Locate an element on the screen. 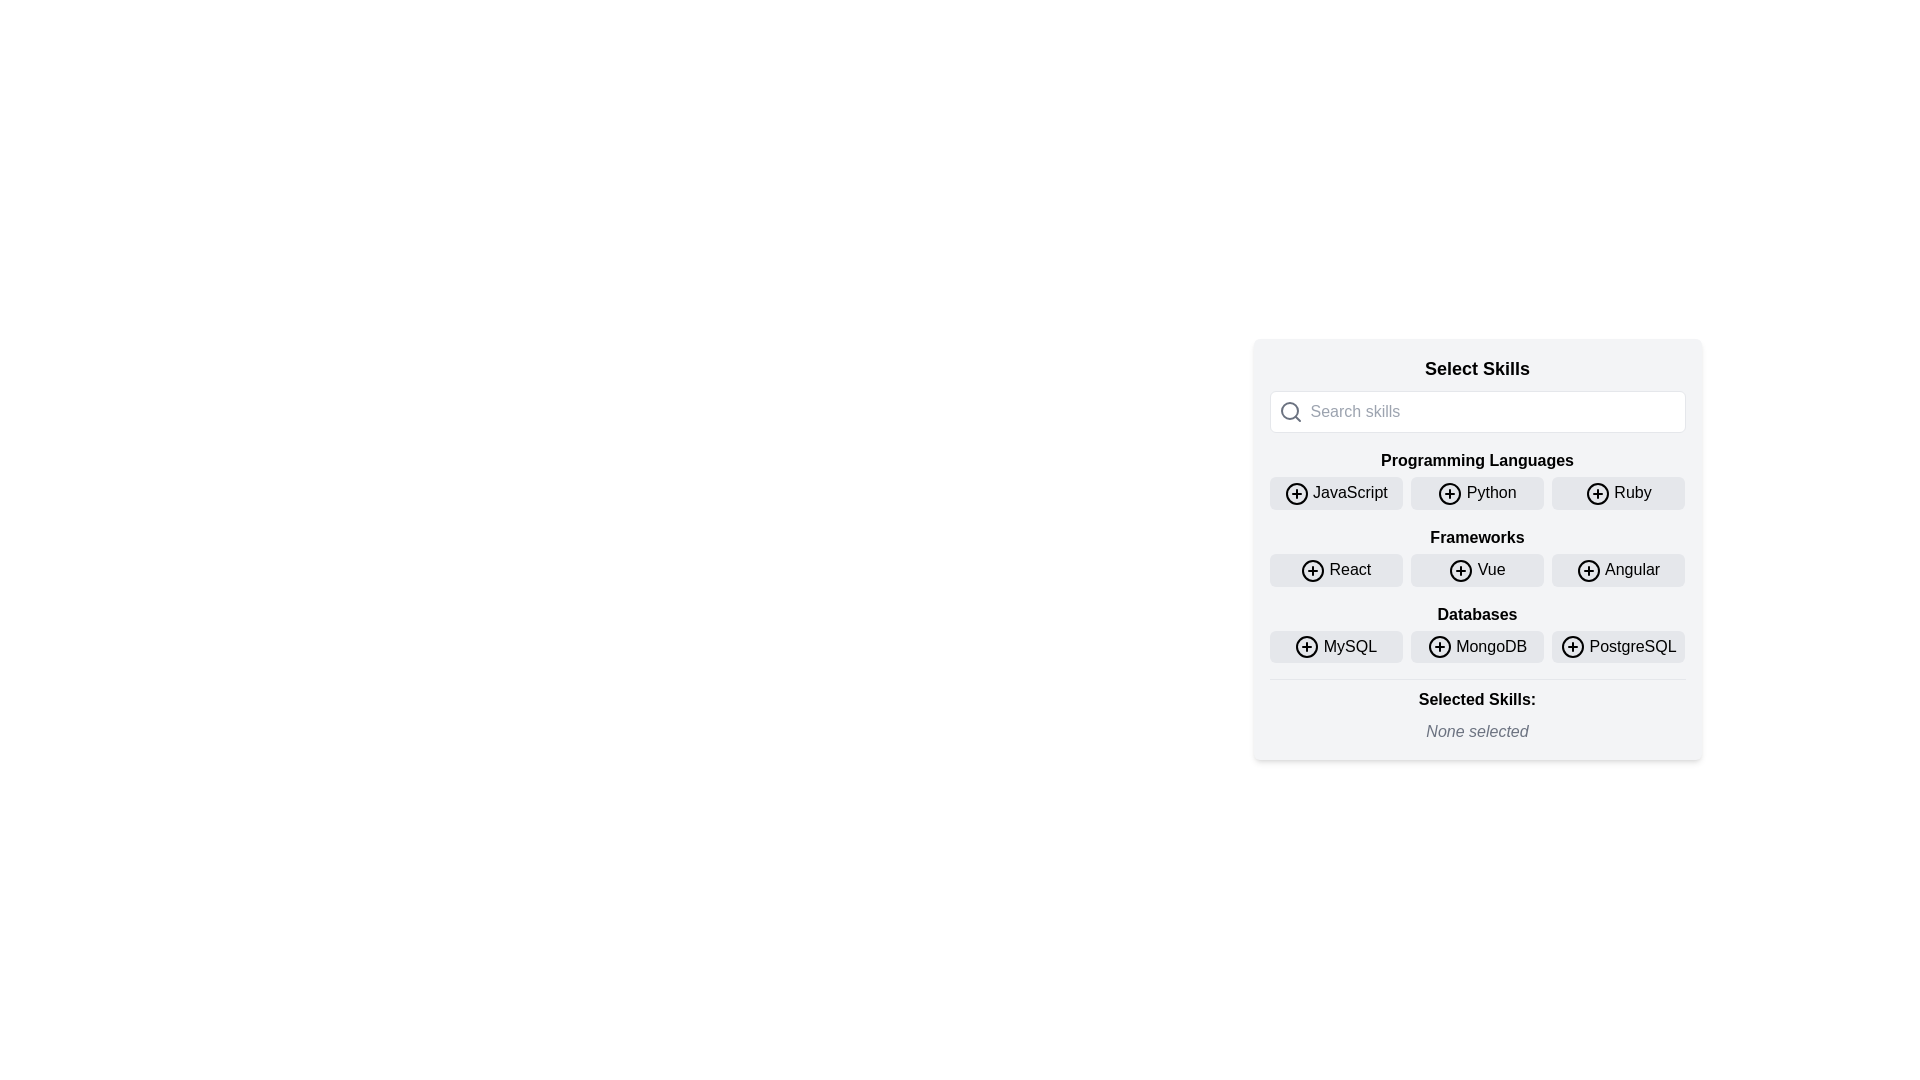  the Python icon button located to the left of the 'Python' text in the 'Programming Languages' section of the 'Select Skills' interface is located at coordinates (1450, 493).